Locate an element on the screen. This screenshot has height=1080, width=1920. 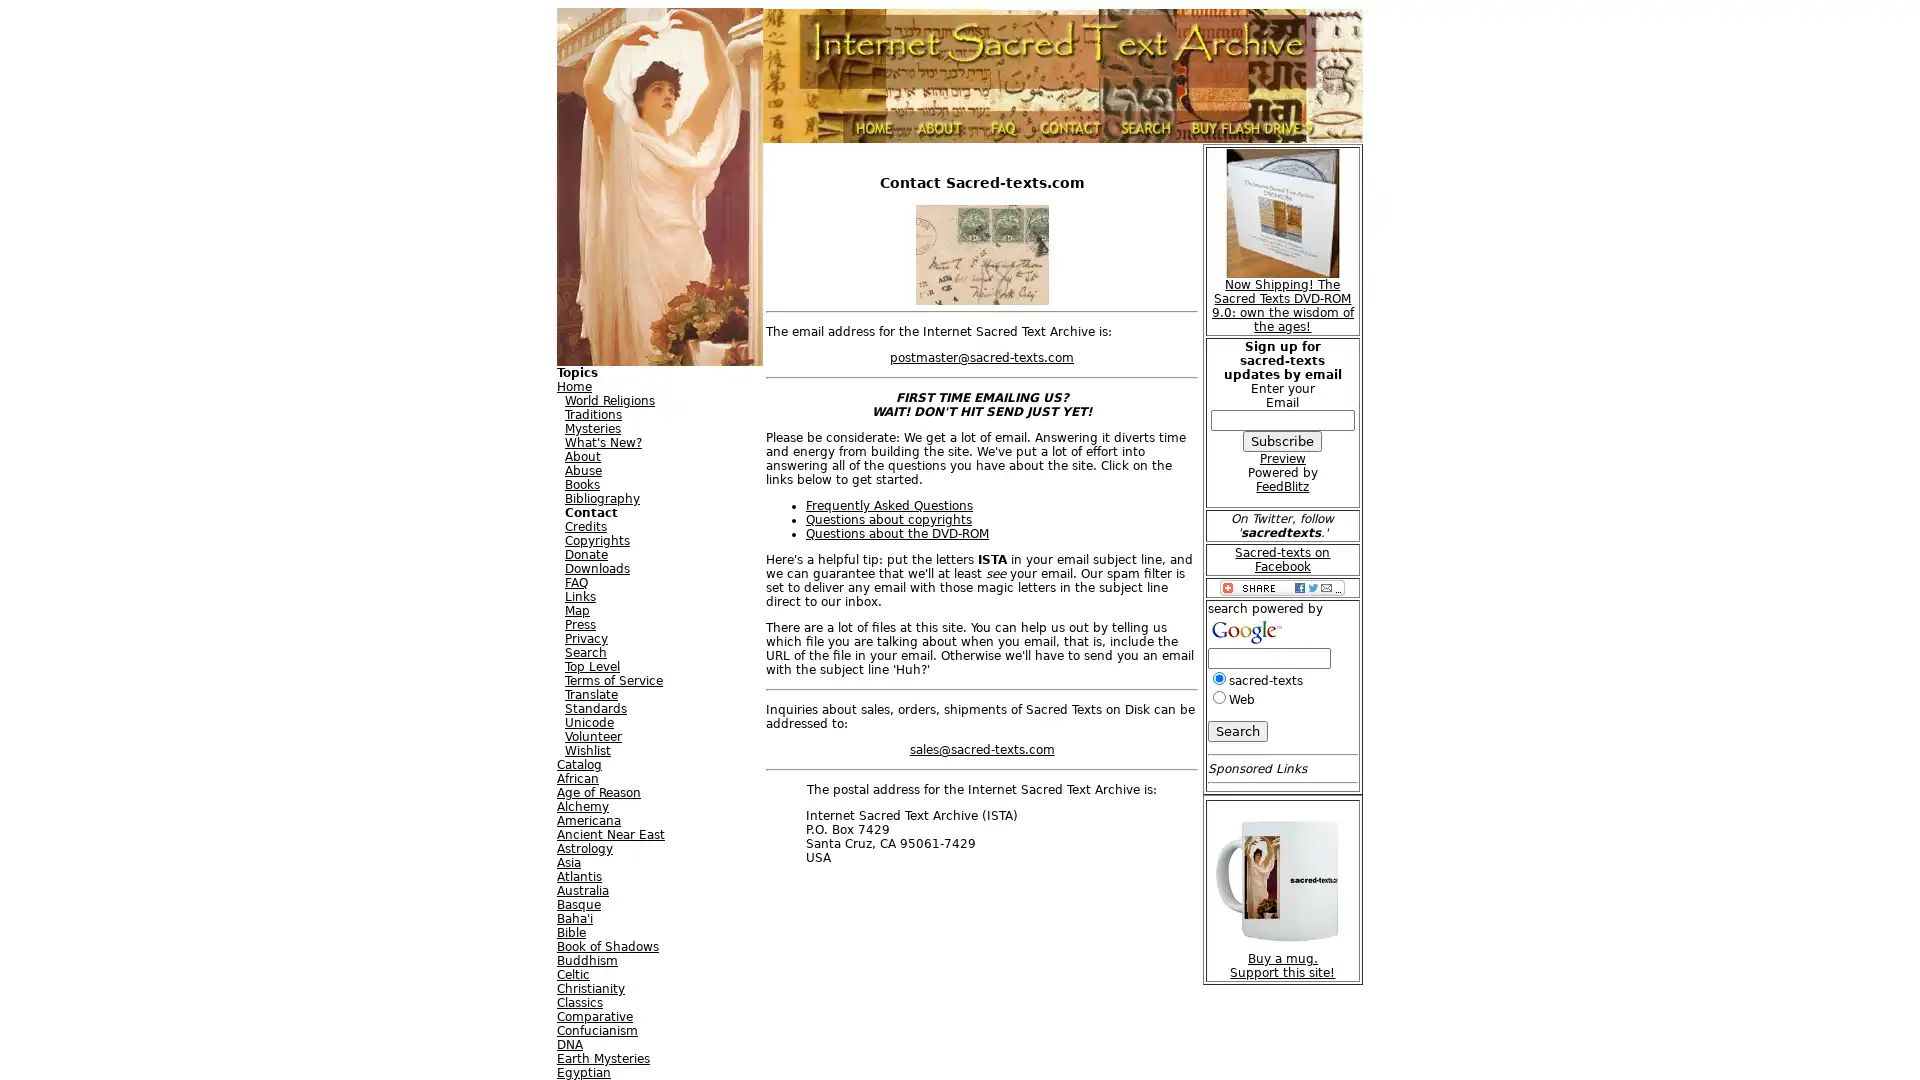
Search is located at coordinates (1236, 730).